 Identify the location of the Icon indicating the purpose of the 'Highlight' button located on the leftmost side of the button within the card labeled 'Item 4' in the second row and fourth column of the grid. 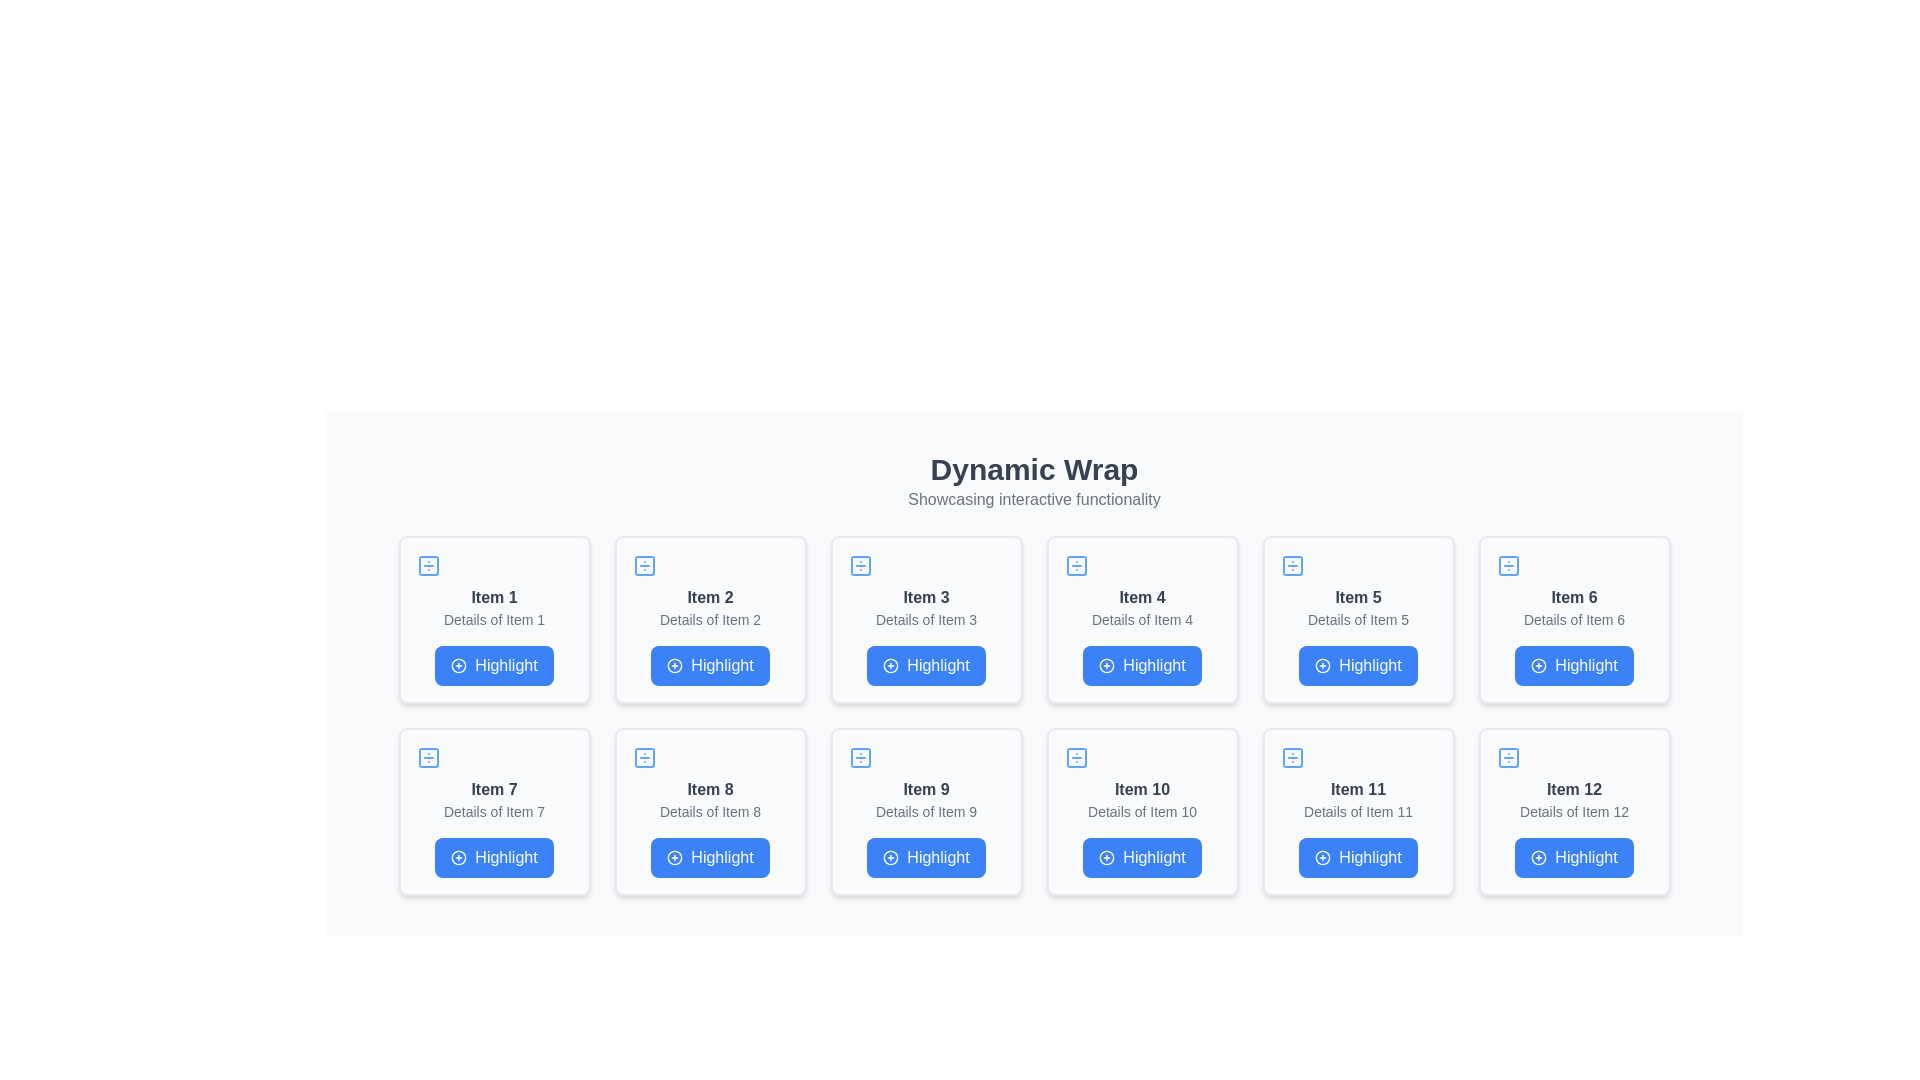
(1106, 666).